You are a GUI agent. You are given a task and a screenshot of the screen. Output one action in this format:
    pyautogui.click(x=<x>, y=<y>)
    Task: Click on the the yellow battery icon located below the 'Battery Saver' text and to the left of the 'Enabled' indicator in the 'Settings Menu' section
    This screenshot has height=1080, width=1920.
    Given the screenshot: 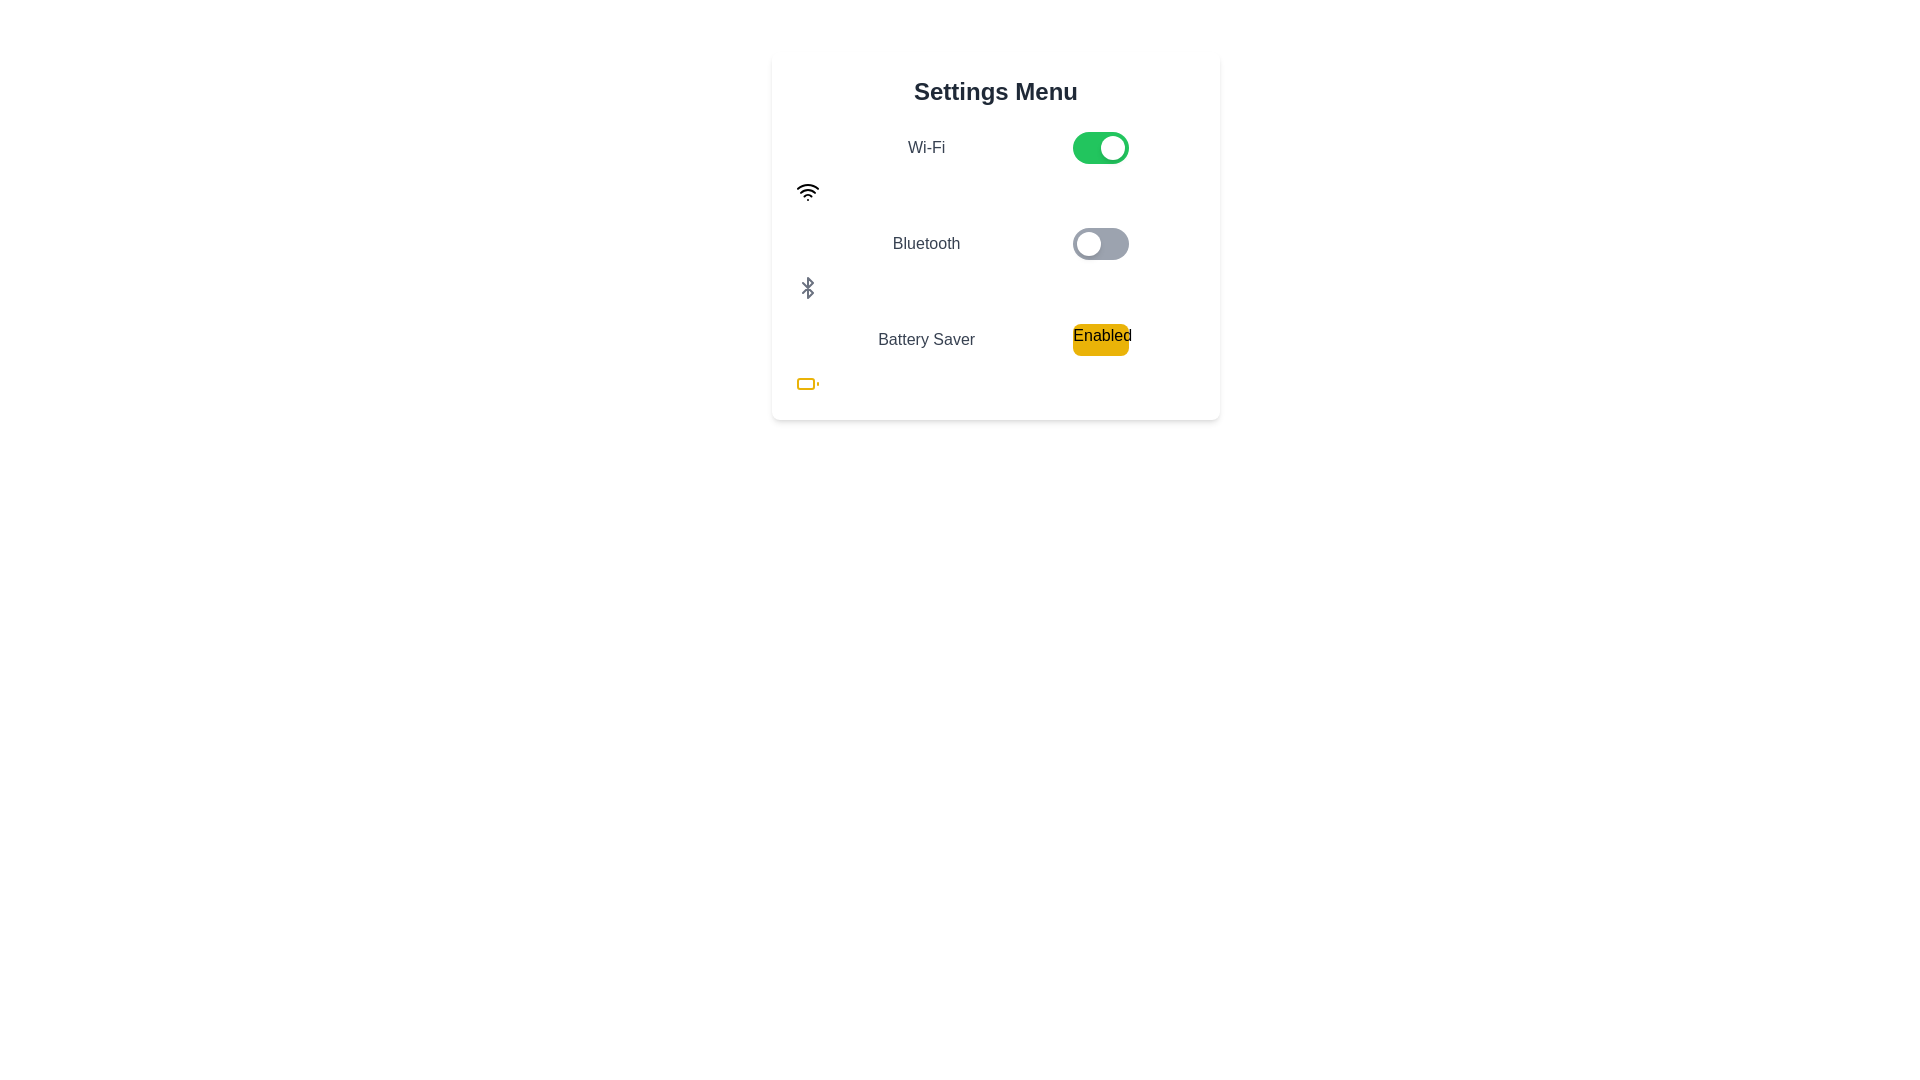 What is the action you would take?
    pyautogui.click(x=807, y=384)
    